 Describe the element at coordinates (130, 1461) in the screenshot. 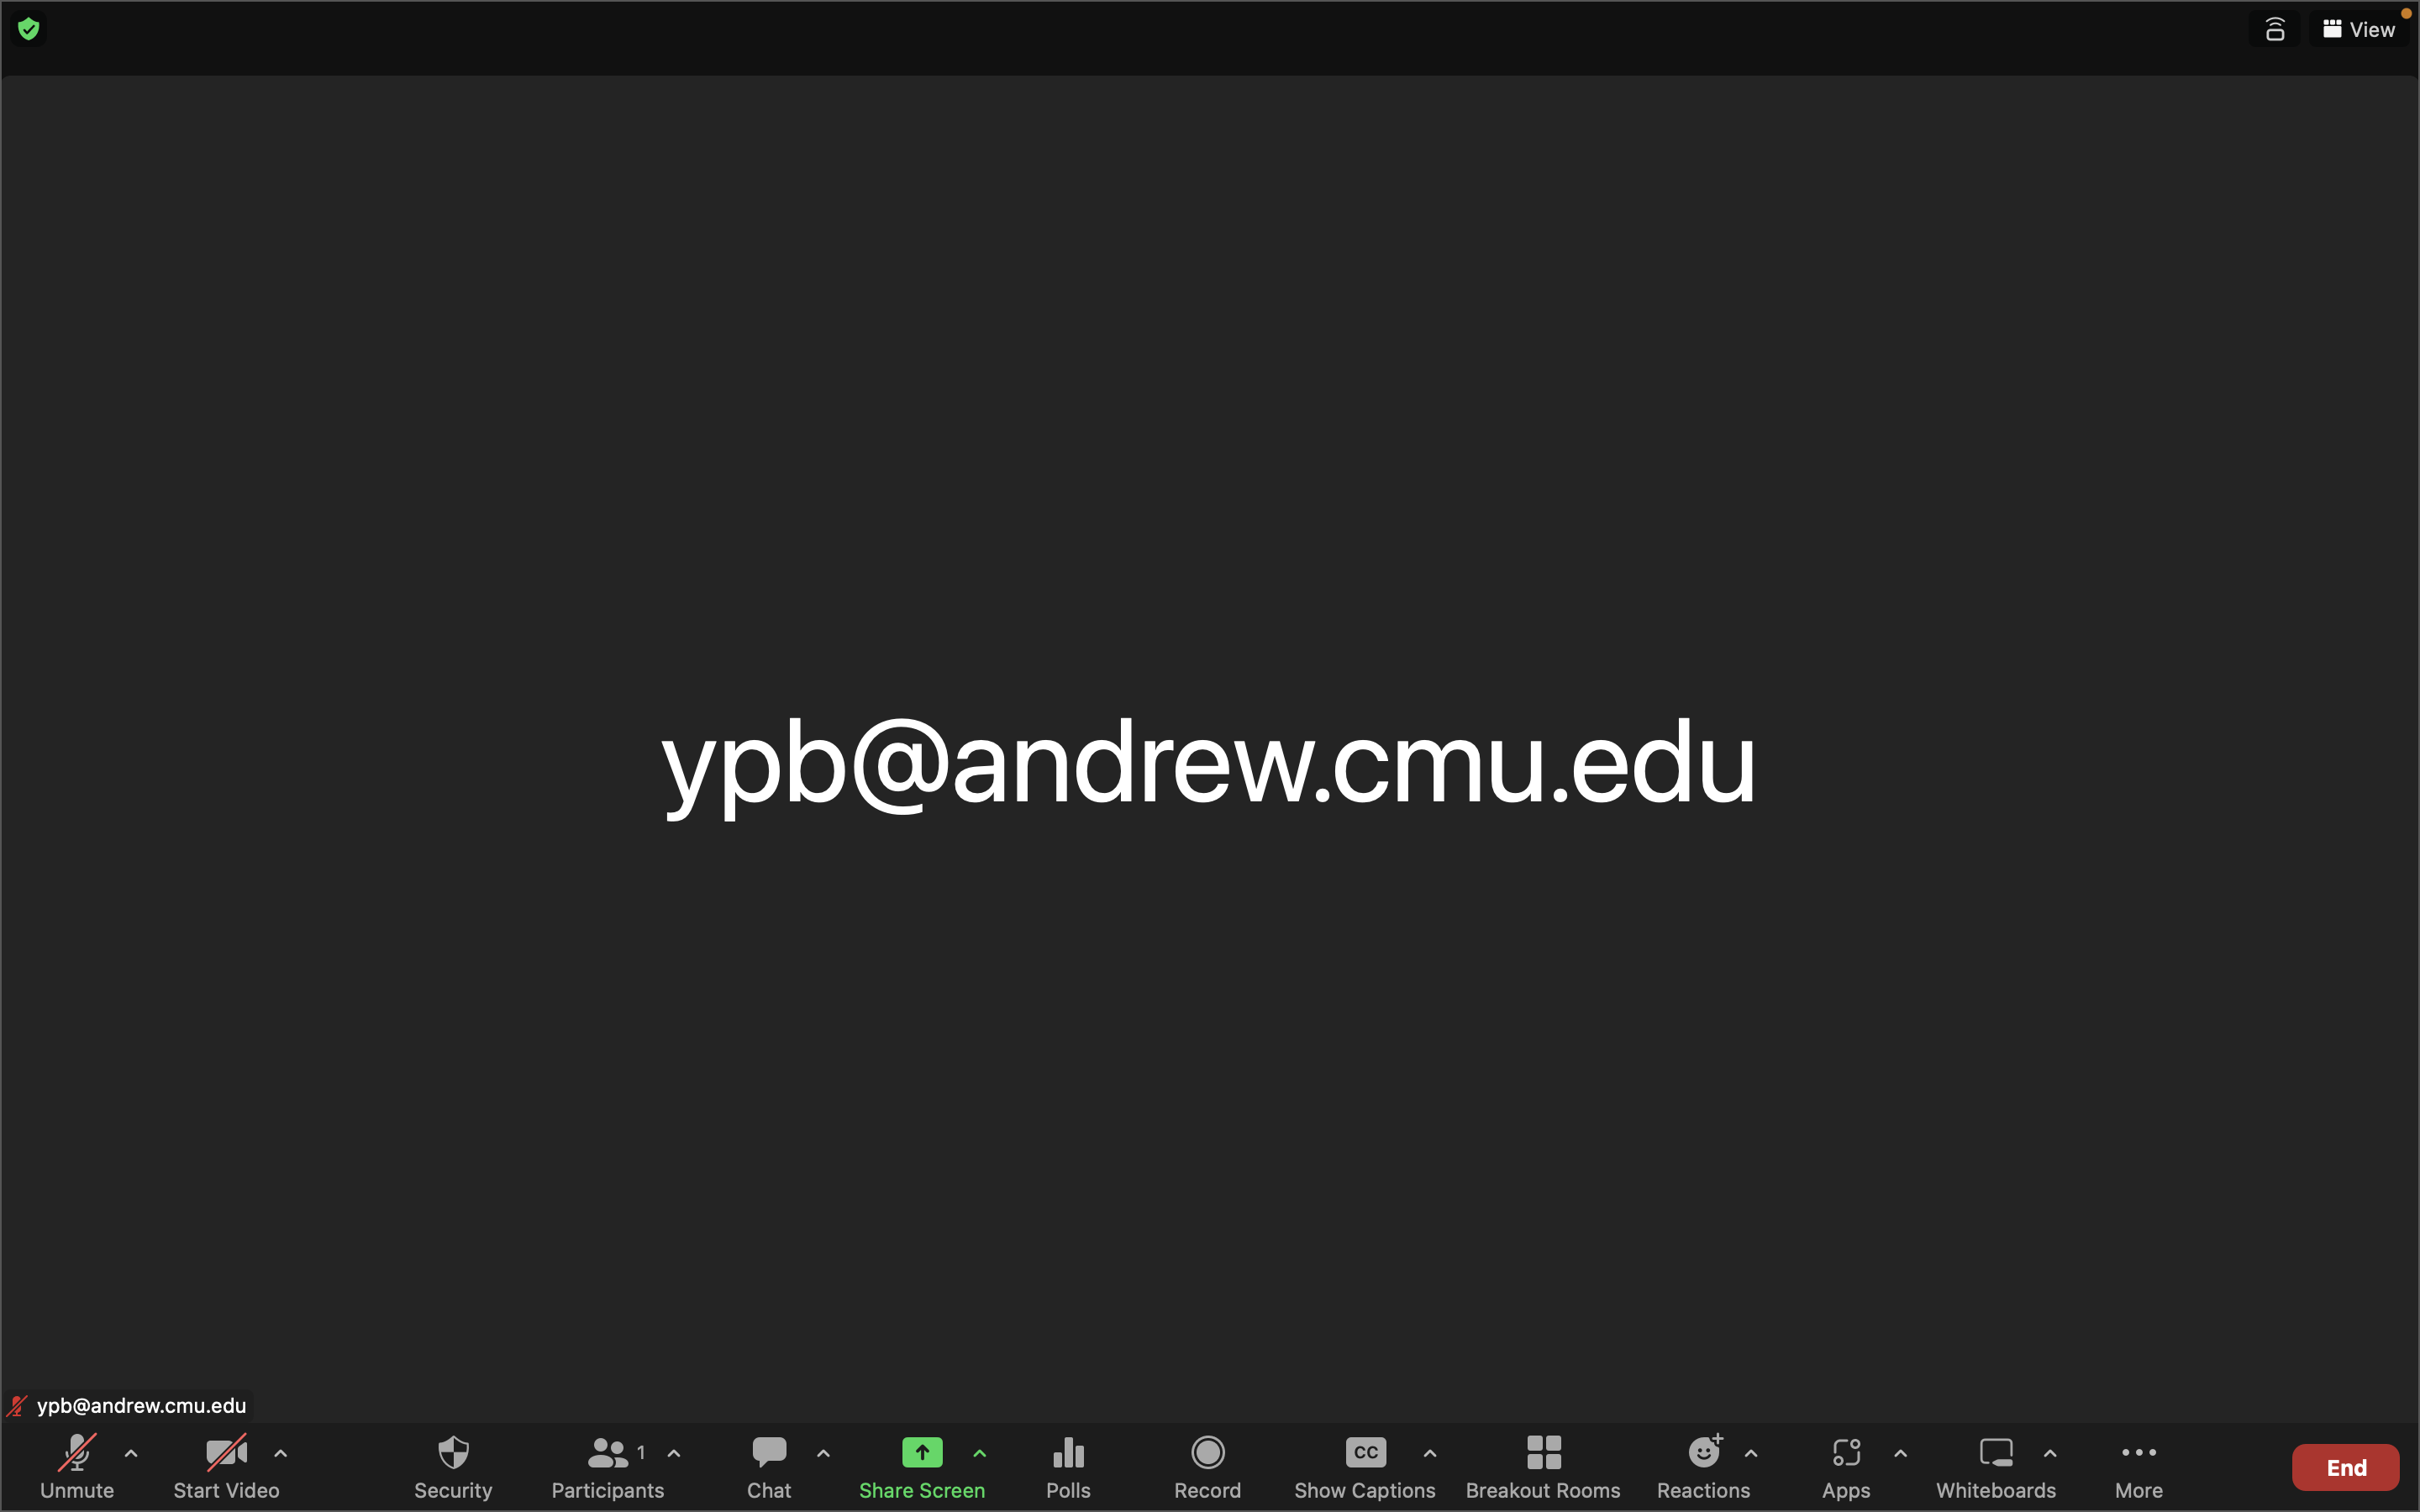

I see `Activate the audio control pane` at that location.